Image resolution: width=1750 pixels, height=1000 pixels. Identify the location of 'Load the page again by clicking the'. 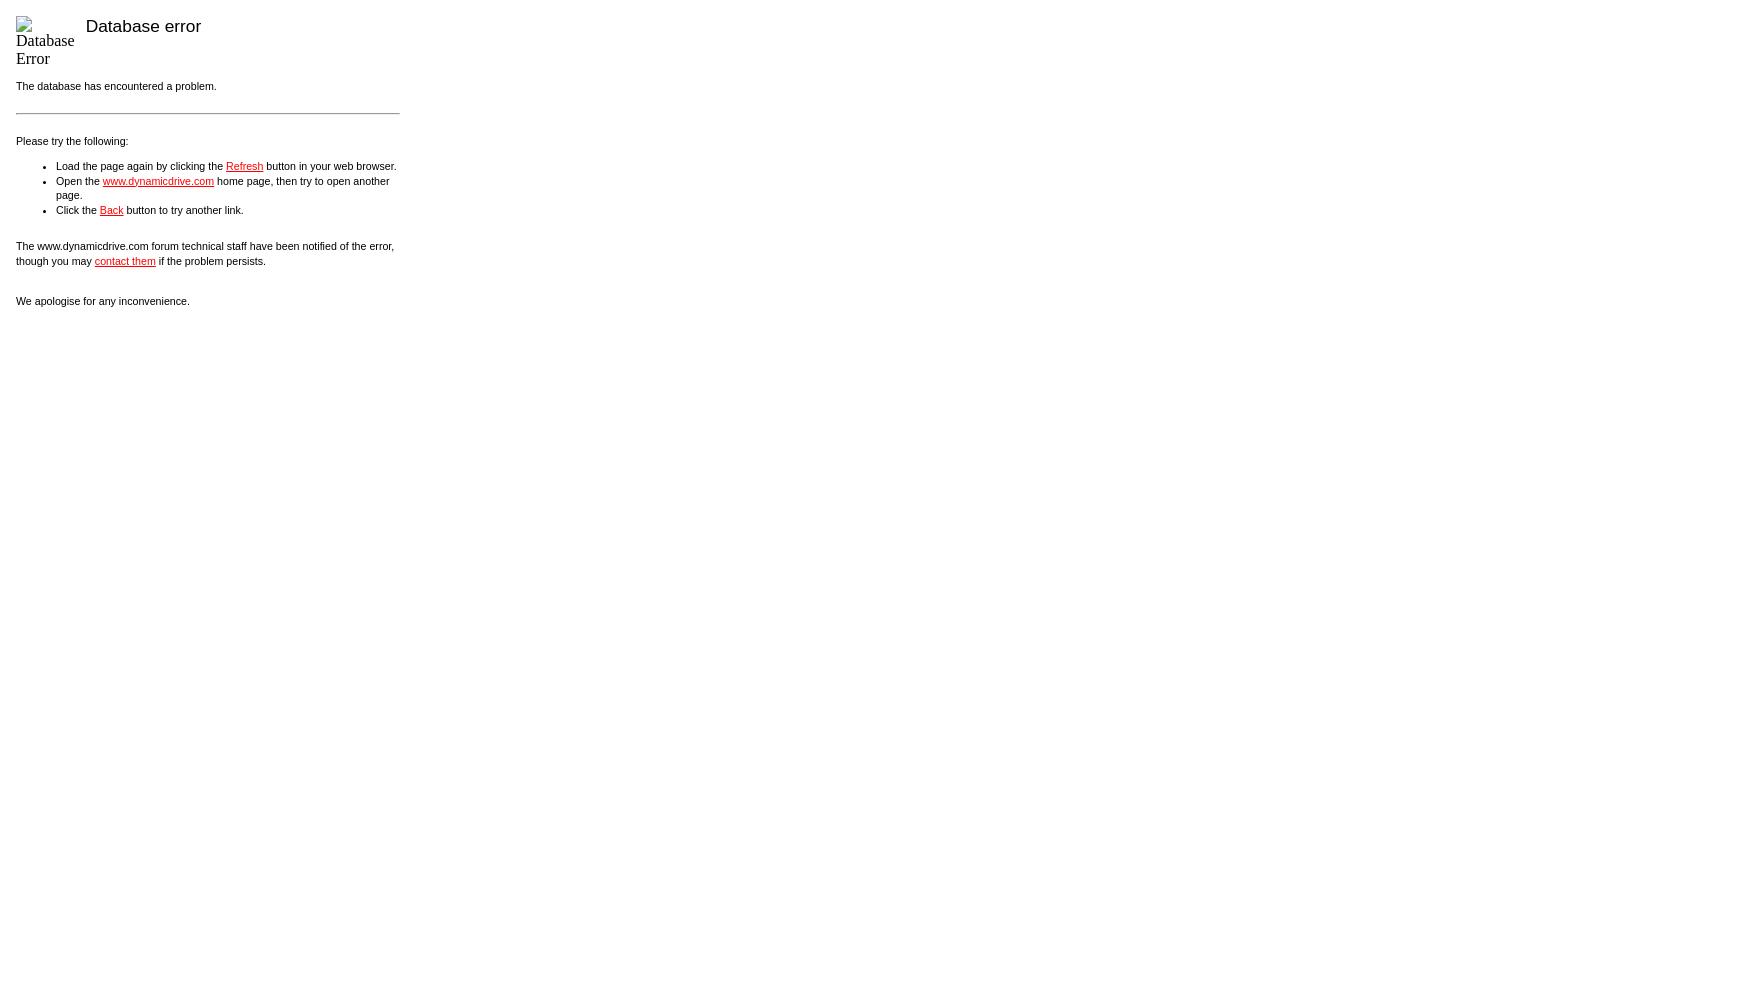
(140, 165).